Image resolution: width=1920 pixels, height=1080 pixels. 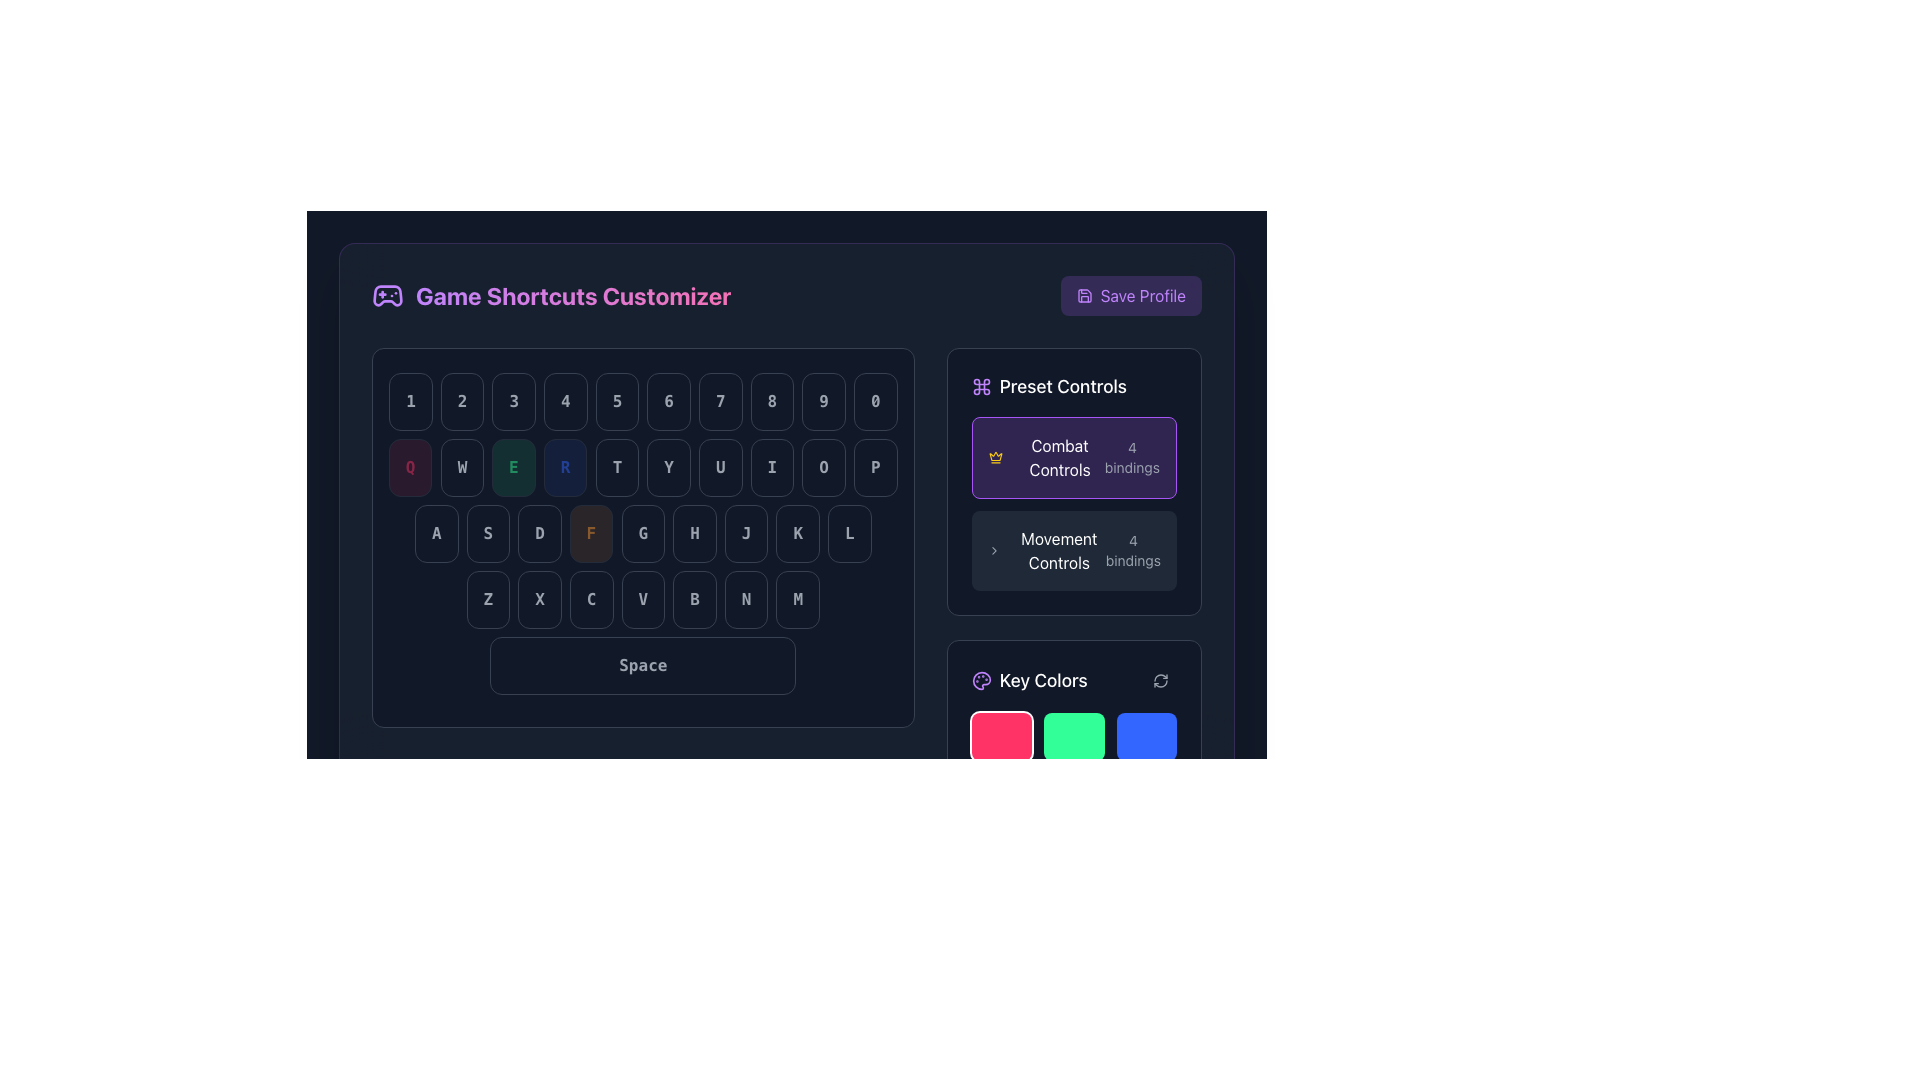 What do you see at coordinates (1083, 296) in the screenshot?
I see `the floppy disk icon located to the left of the 'Save Profile' text, which is inside a purple rectangle at the top-right corner of the layout` at bounding box center [1083, 296].